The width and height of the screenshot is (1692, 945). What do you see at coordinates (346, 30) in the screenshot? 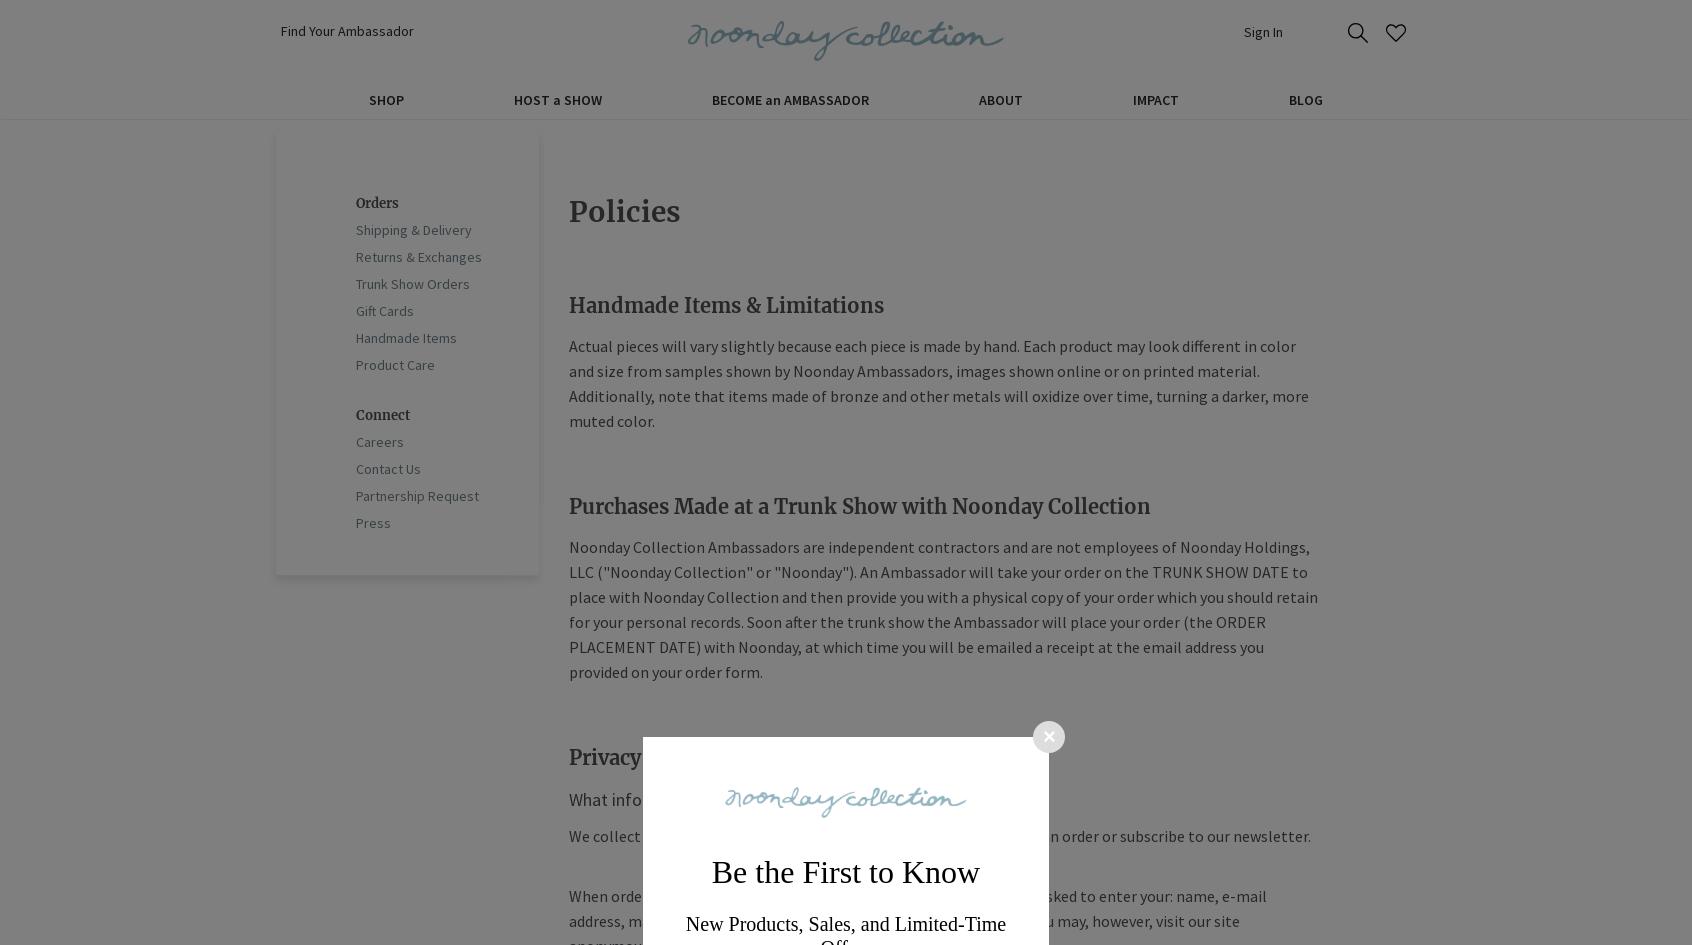
I see `'Find Your Ambassador'` at bounding box center [346, 30].